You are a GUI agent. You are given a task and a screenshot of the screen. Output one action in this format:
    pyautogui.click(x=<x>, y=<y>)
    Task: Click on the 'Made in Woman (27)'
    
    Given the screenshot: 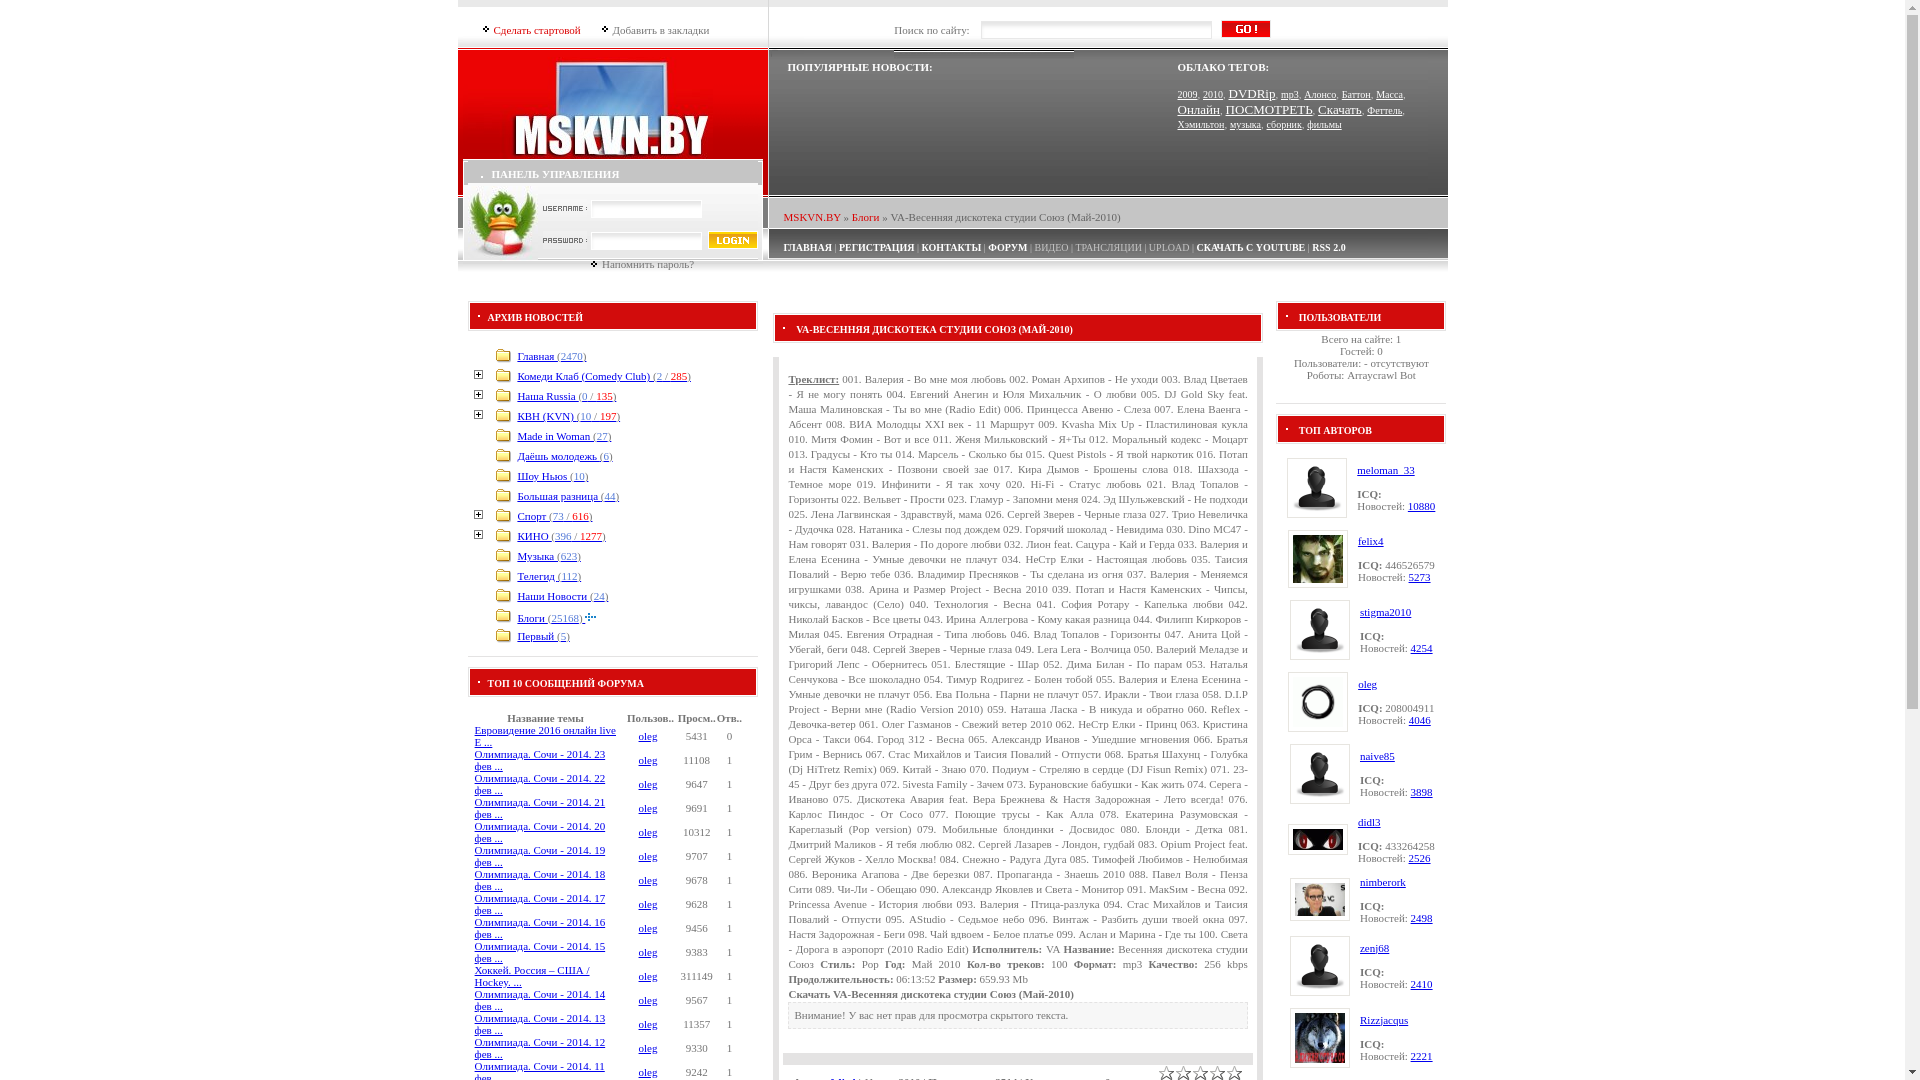 What is the action you would take?
    pyautogui.click(x=563, y=434)
    